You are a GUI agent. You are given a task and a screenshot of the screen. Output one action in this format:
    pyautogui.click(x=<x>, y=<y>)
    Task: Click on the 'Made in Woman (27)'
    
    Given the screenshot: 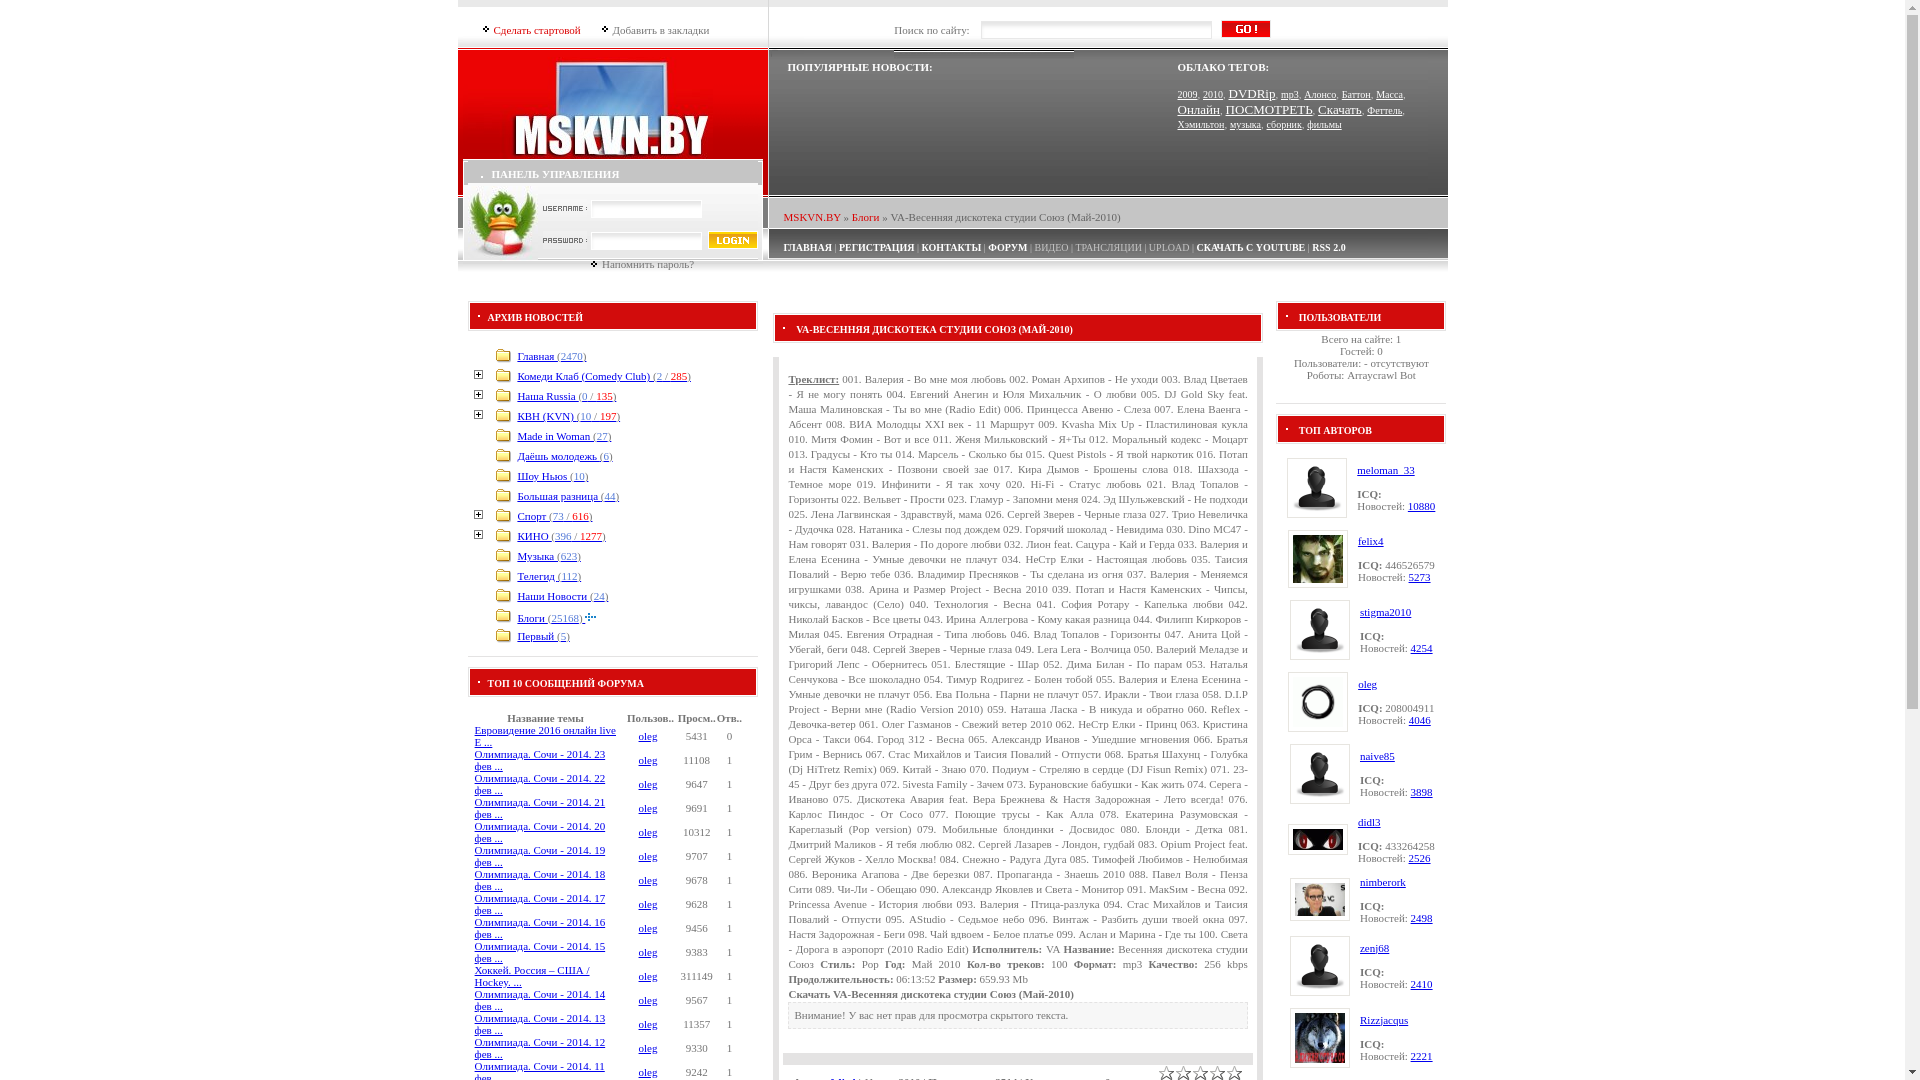 What is the action you would take?
    pyautogui.click(x=563, y=434)
    